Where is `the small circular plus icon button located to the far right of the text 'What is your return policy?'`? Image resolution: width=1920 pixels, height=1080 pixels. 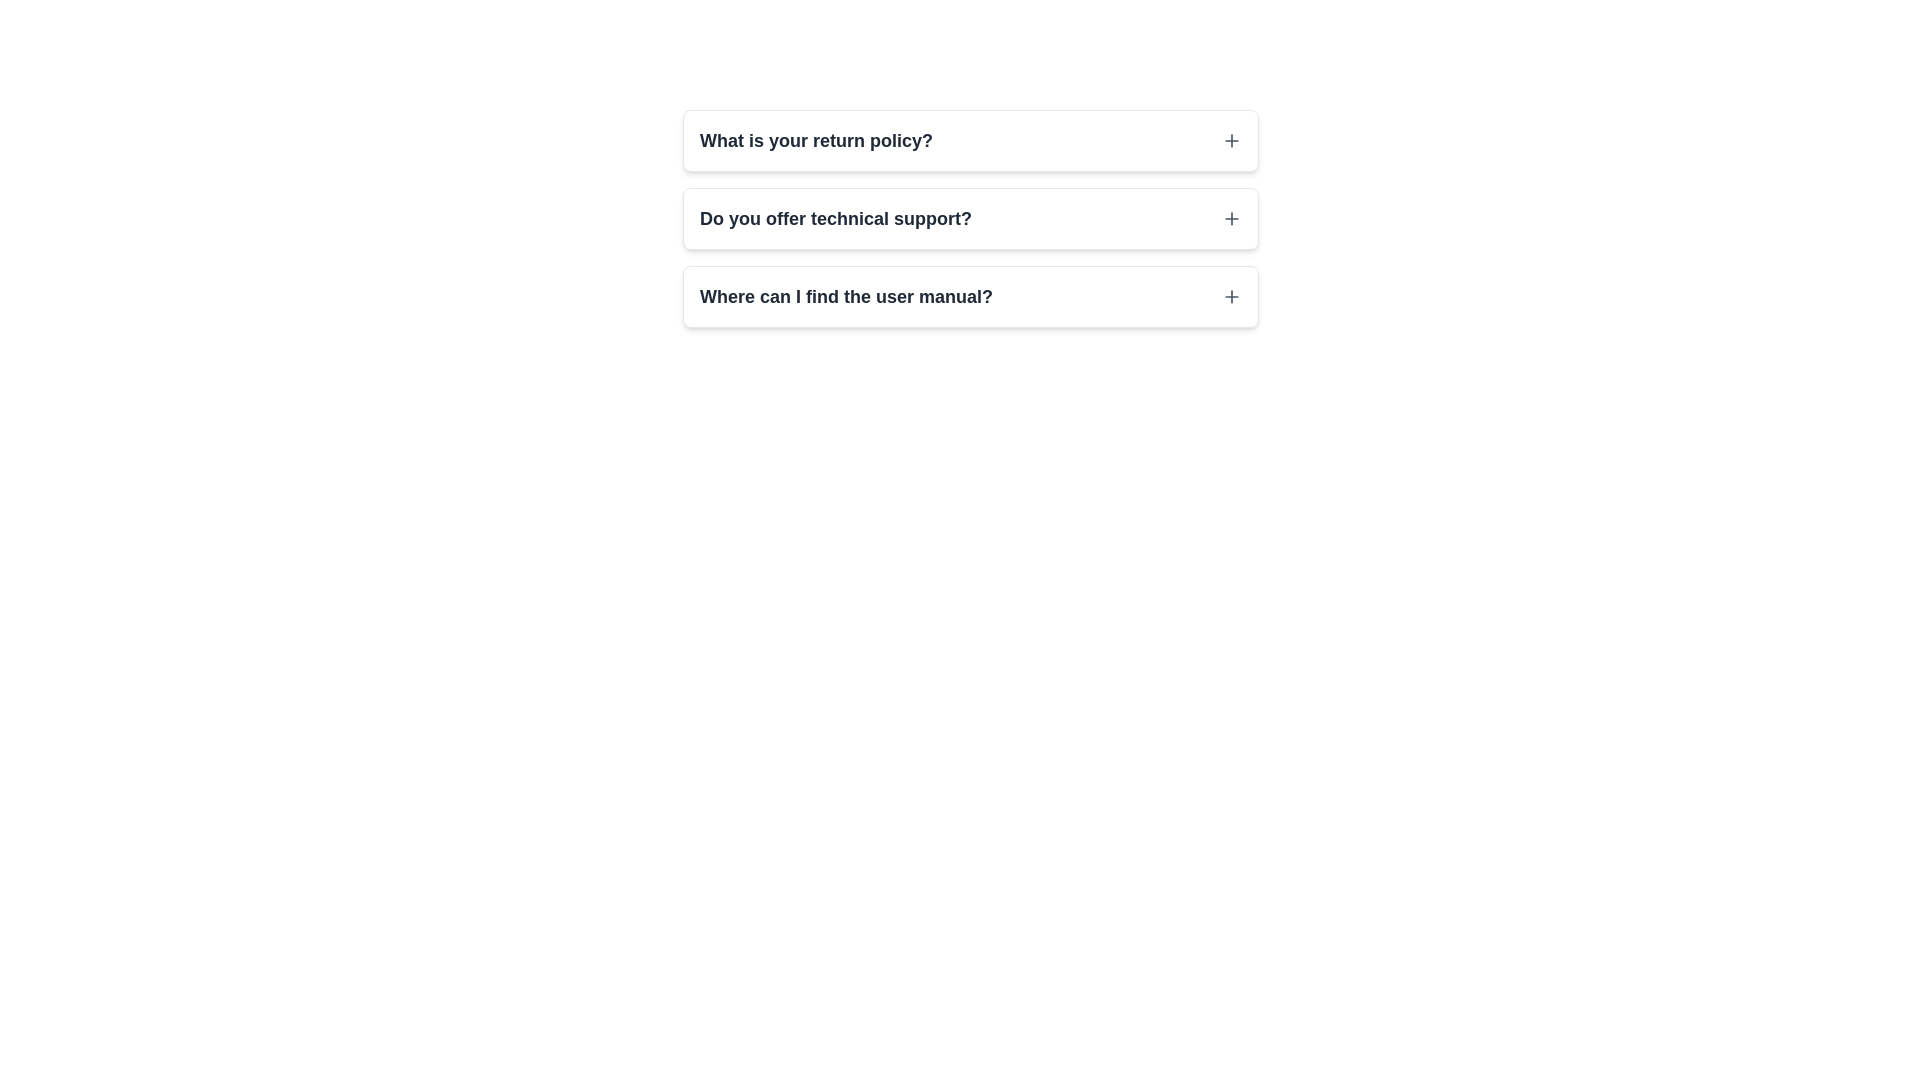 the small circular plus icon button located to the far right of the text 'What is your return policy?' is located at coordinates (1231, 140).